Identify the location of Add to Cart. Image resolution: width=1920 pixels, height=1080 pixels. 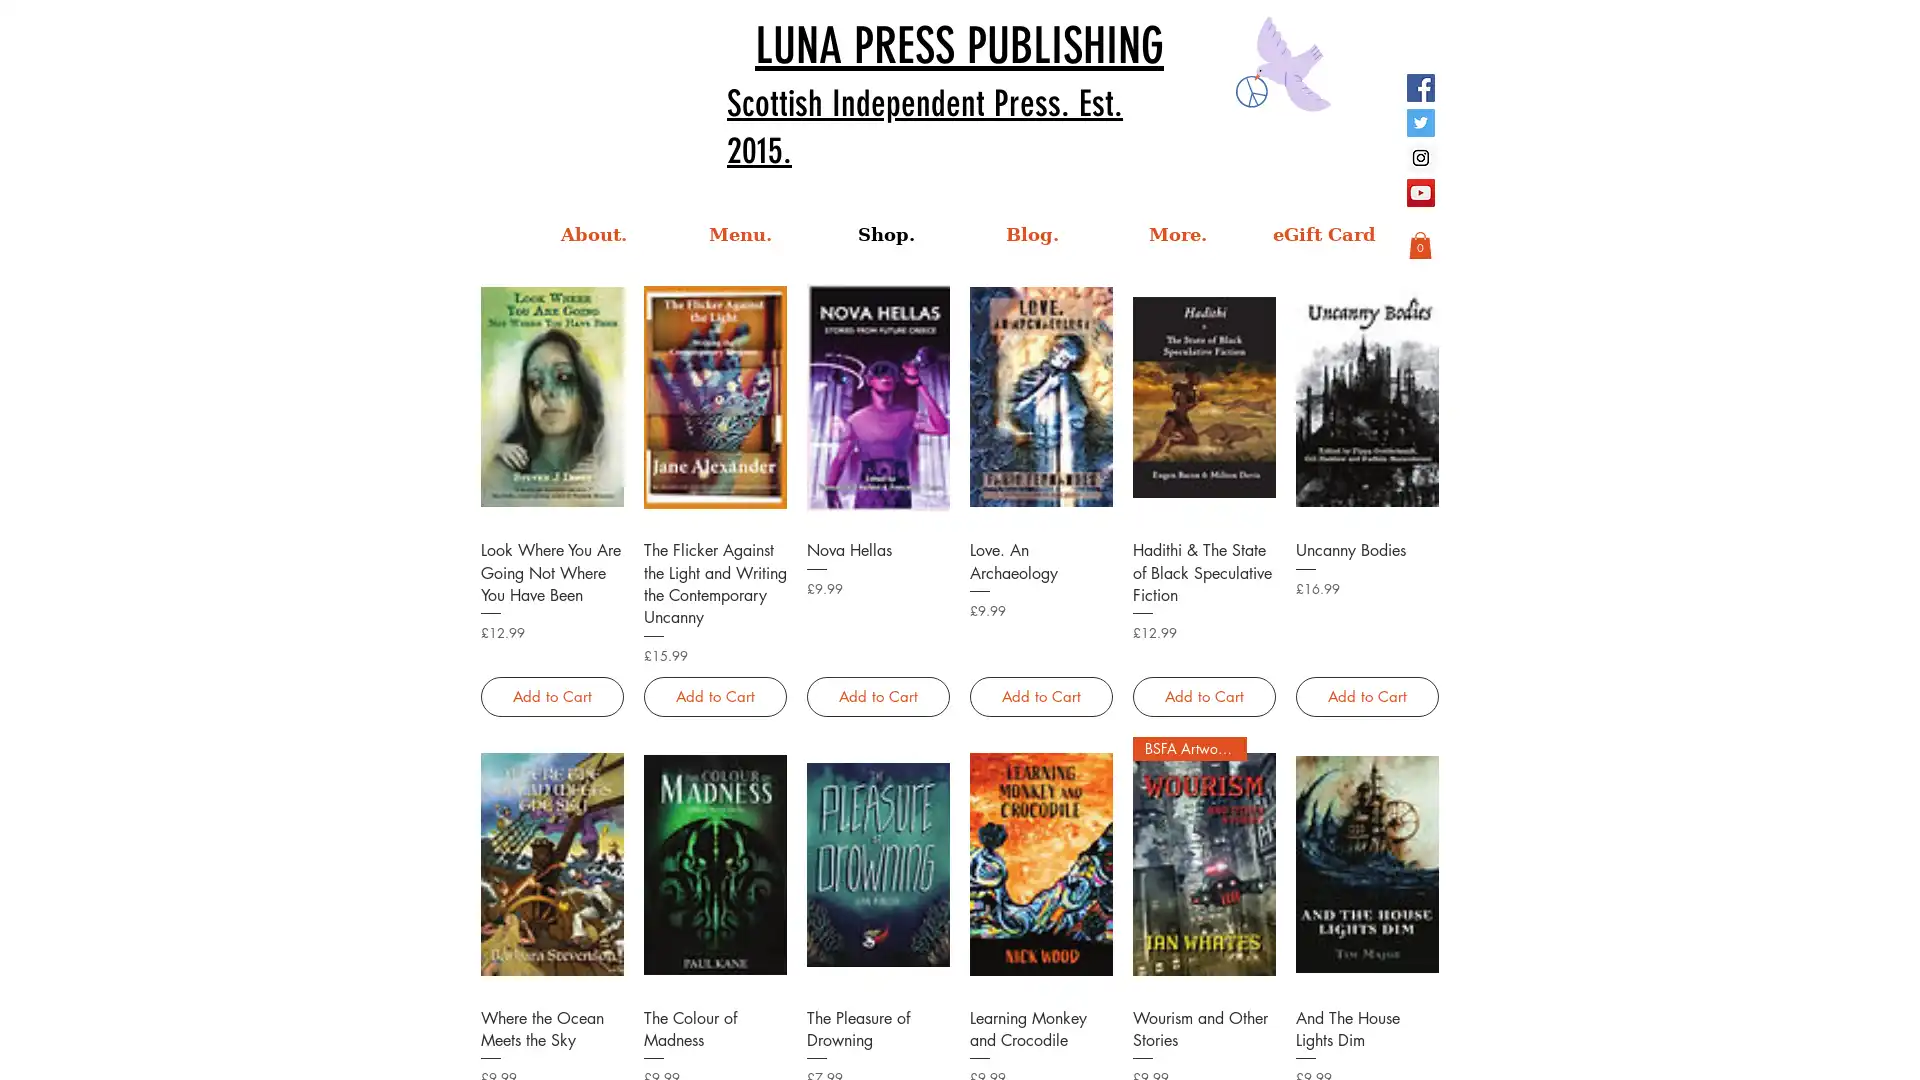
(1040, 695).